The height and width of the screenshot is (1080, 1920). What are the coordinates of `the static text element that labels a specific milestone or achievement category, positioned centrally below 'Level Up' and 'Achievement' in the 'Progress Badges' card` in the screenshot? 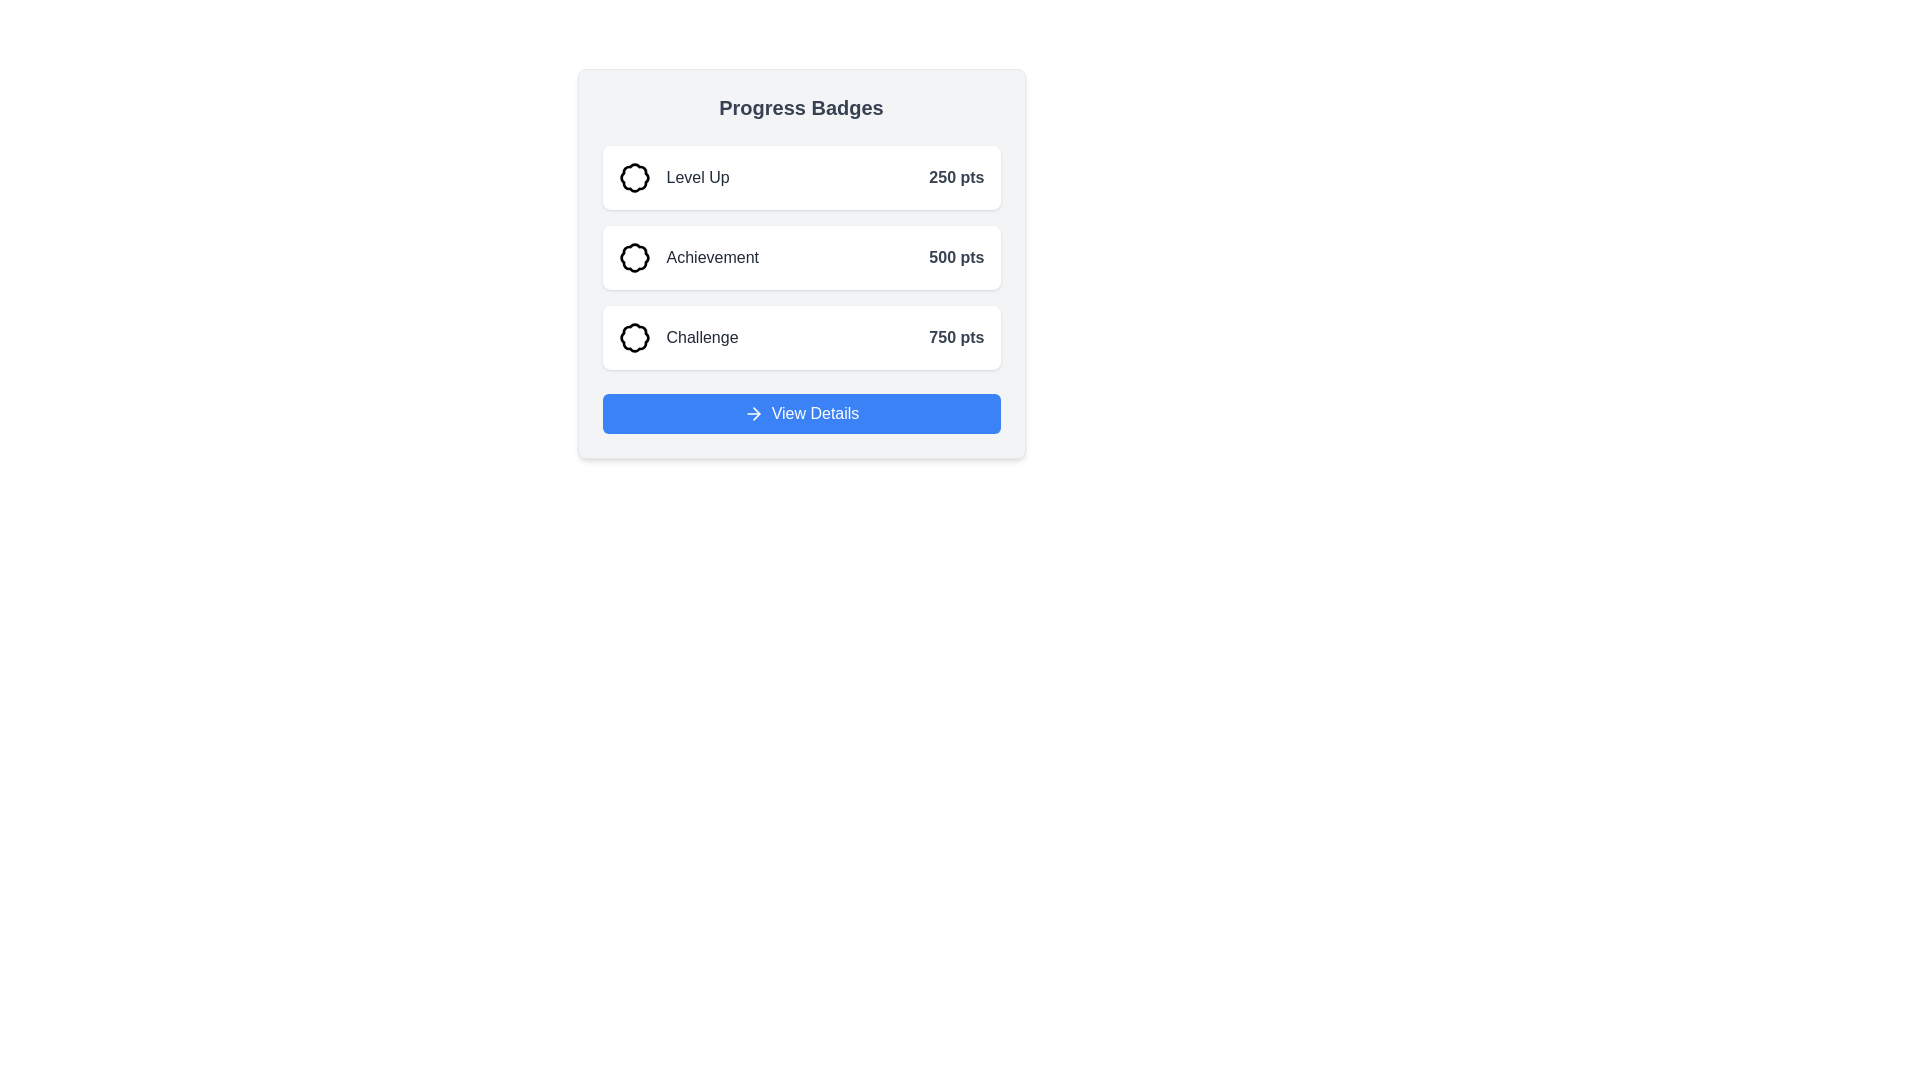 It's located at (702, 337).